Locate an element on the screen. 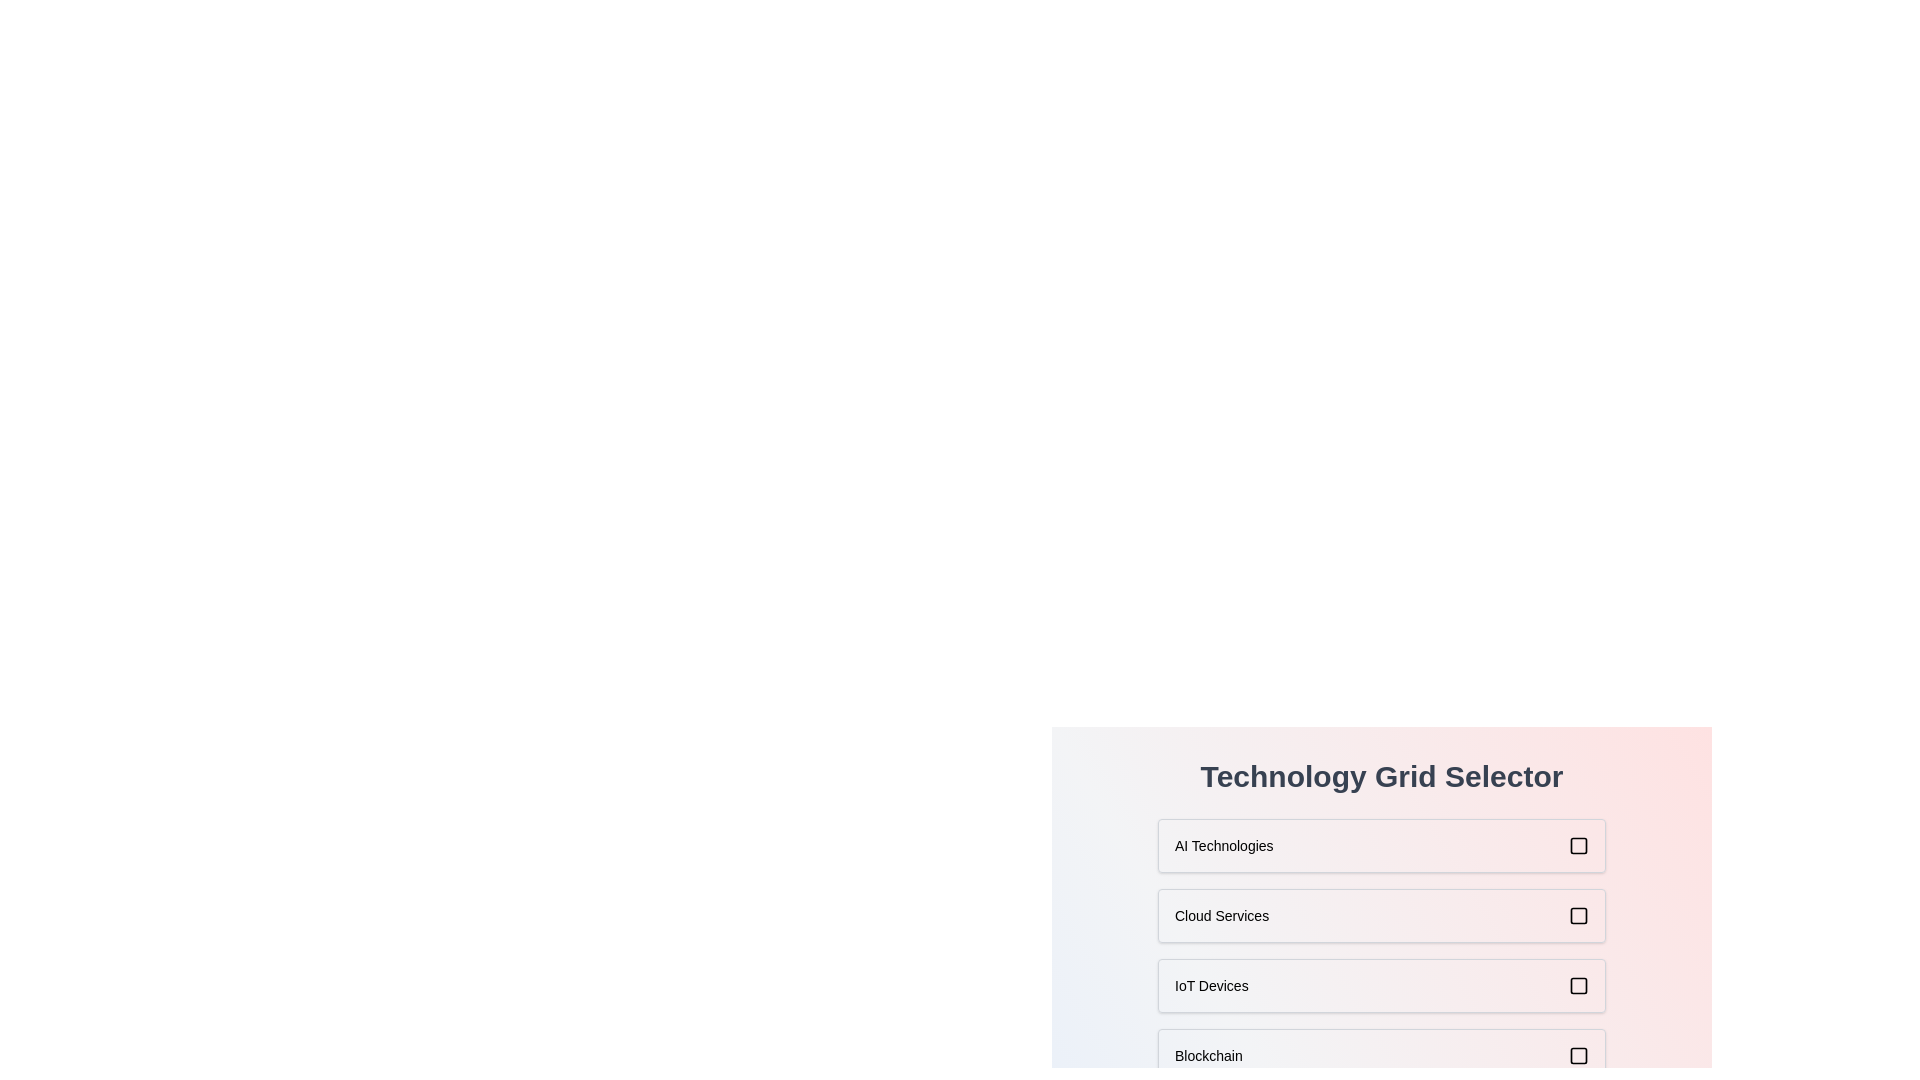  the item Blockchain to see its hover effect is located at coordinates (1381, 1055).